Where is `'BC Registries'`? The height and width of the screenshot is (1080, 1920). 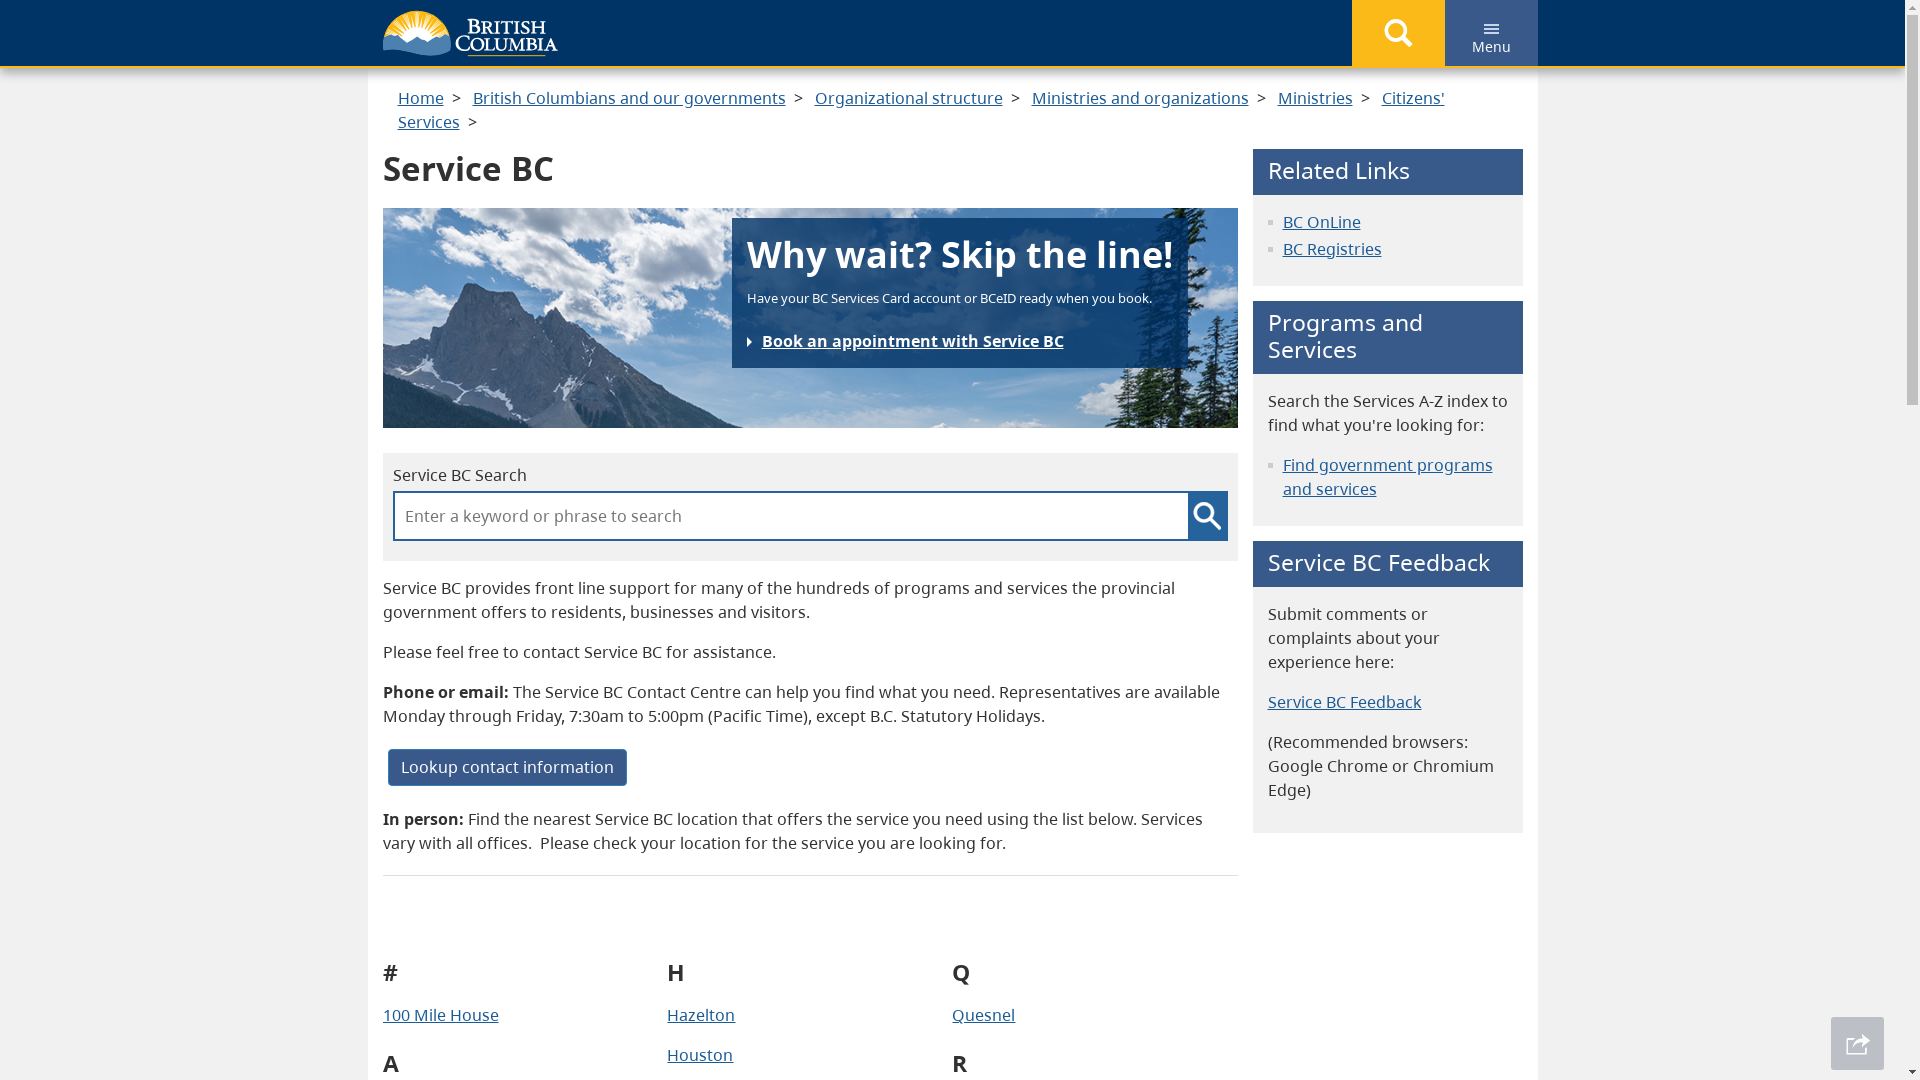 'BC Registries' is located at coordinates (1281, 248).